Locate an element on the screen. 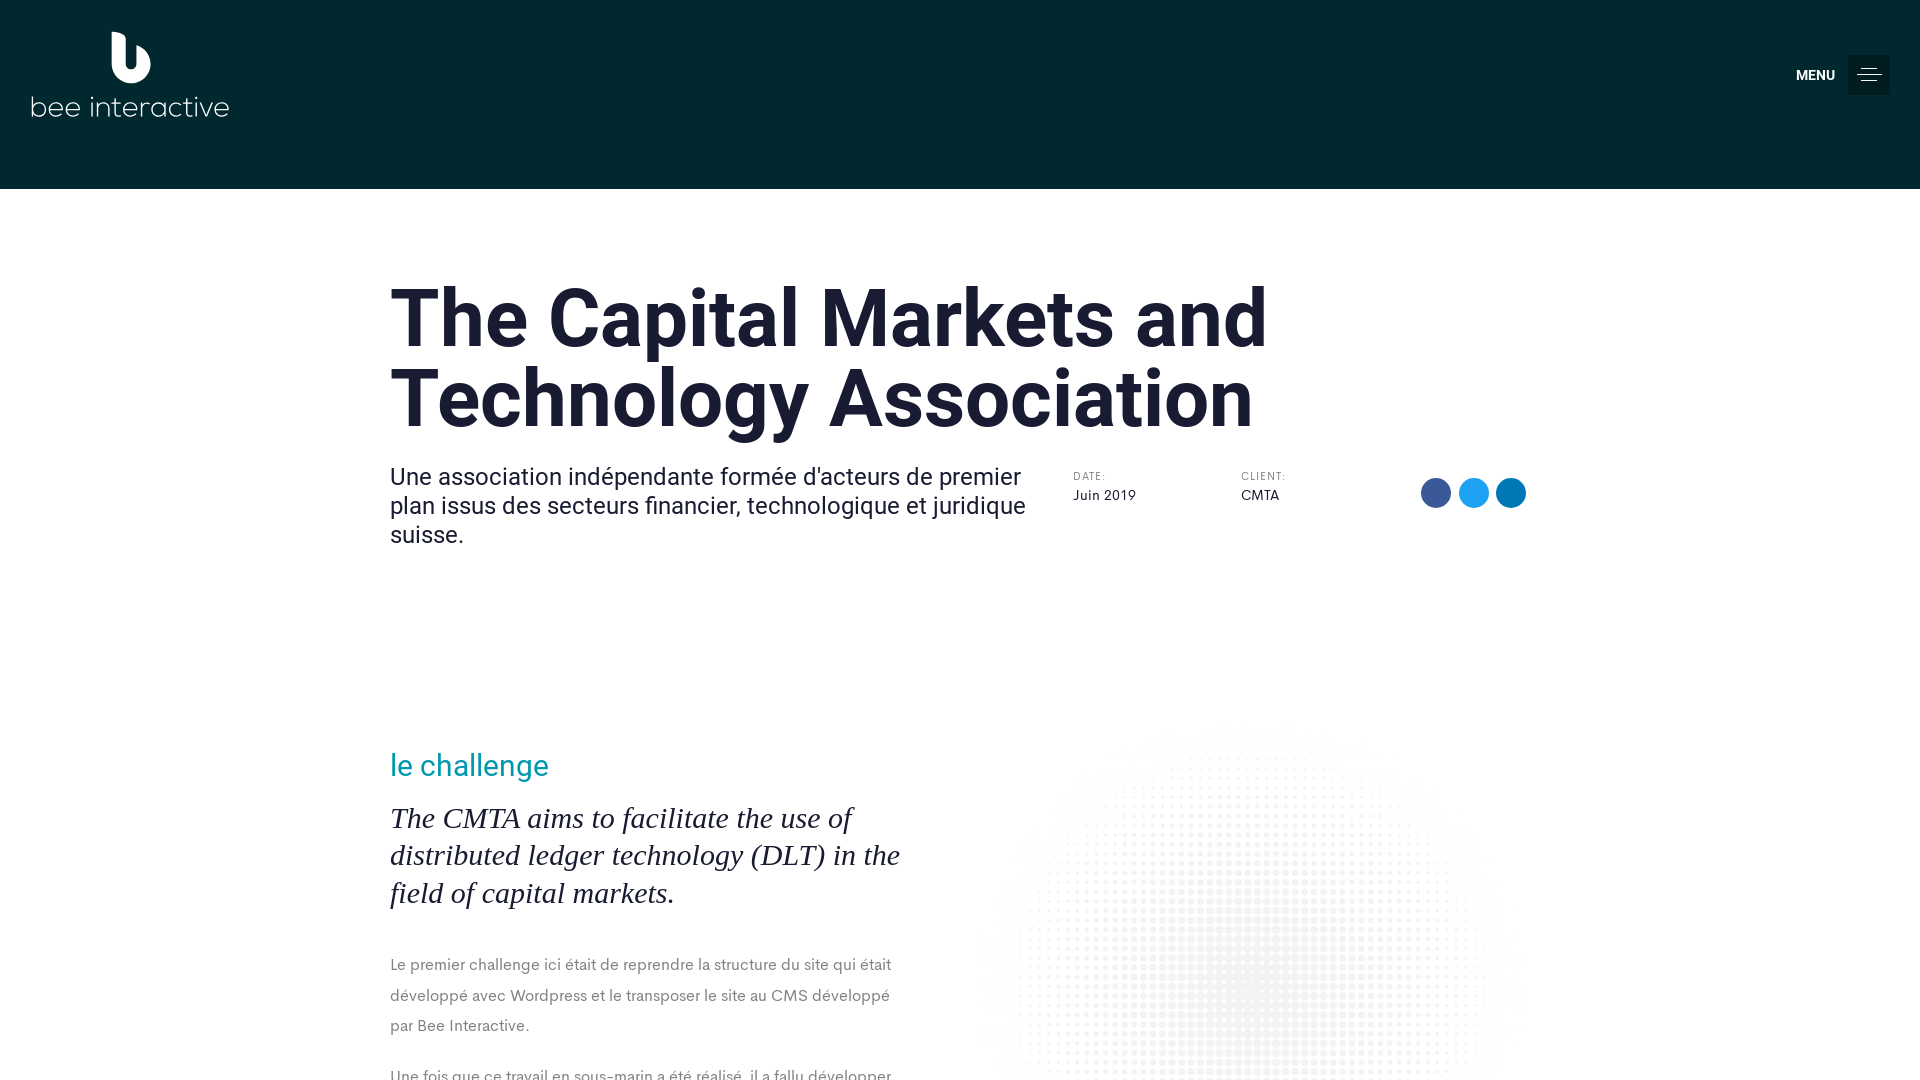  'MENU' is located at coordinates (1842, 73).